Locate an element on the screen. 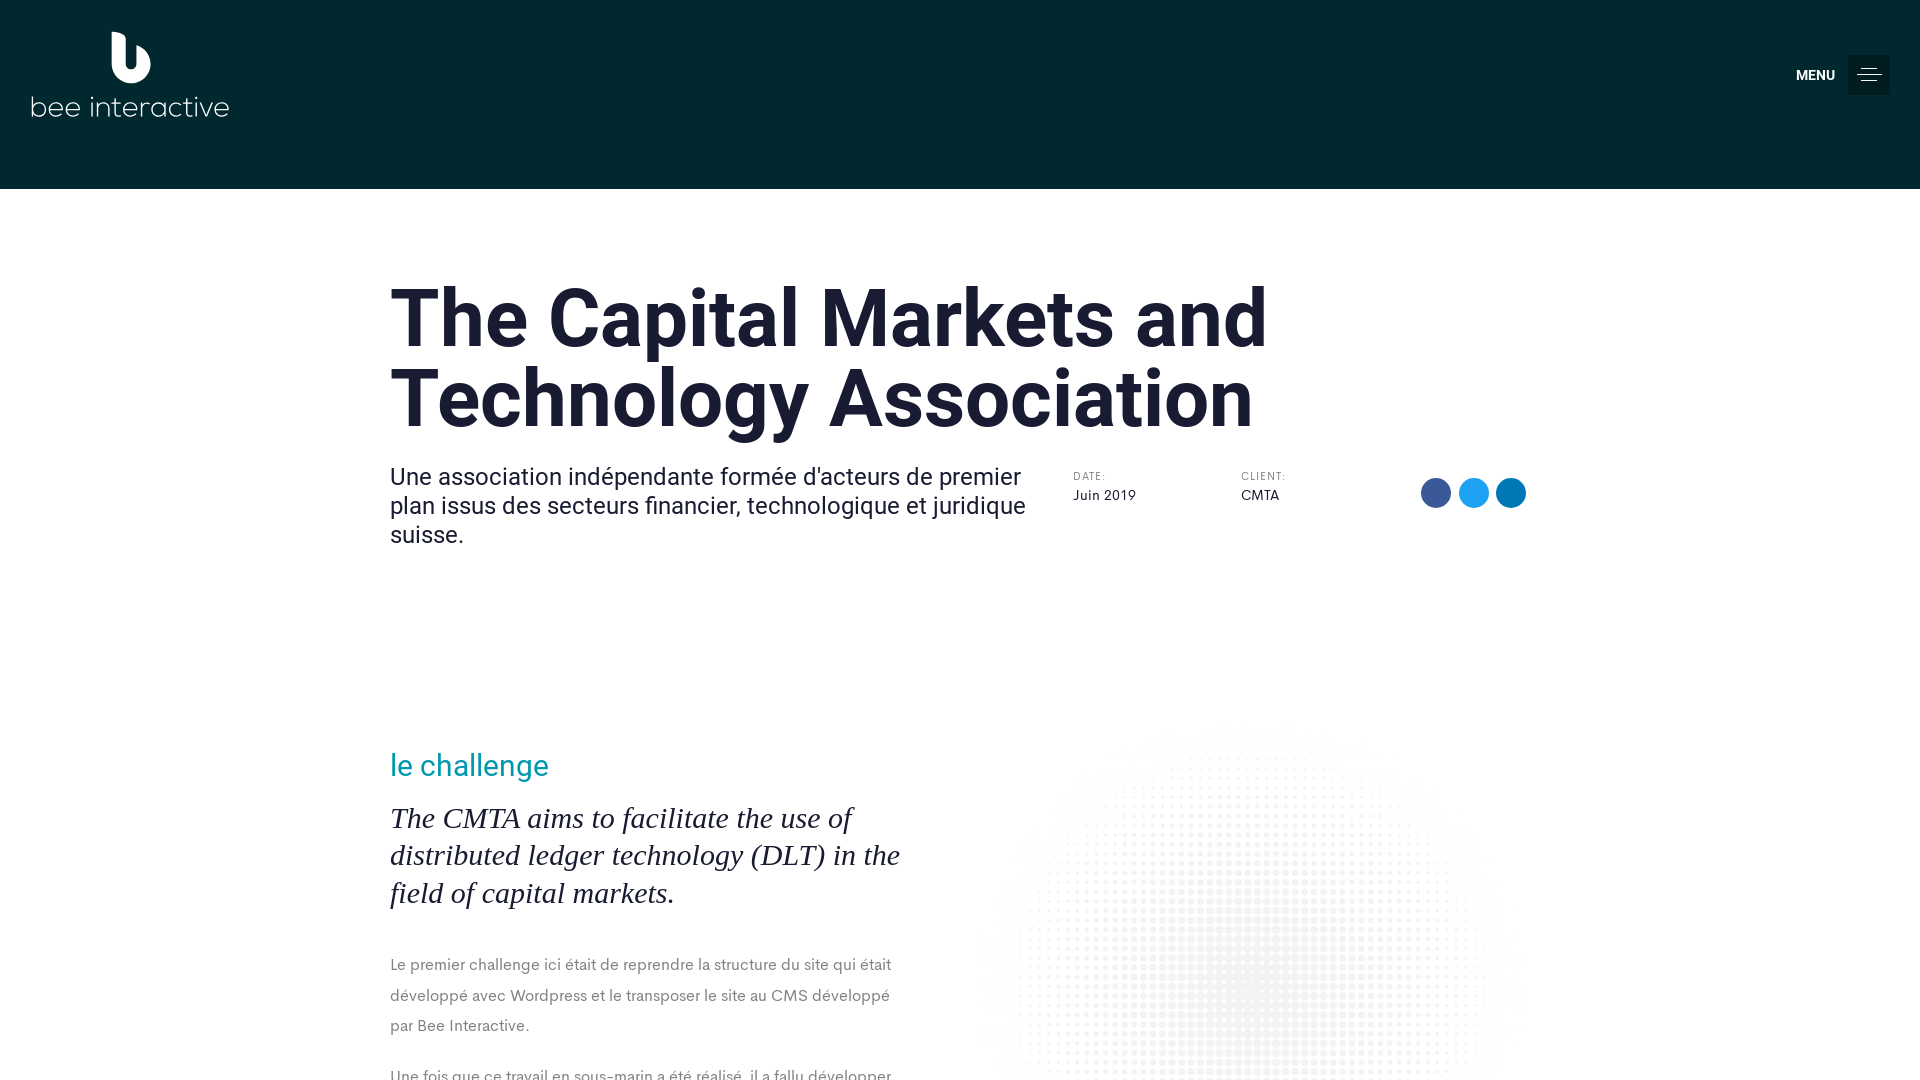  'MENU' is located at coordinates (1842, 73).